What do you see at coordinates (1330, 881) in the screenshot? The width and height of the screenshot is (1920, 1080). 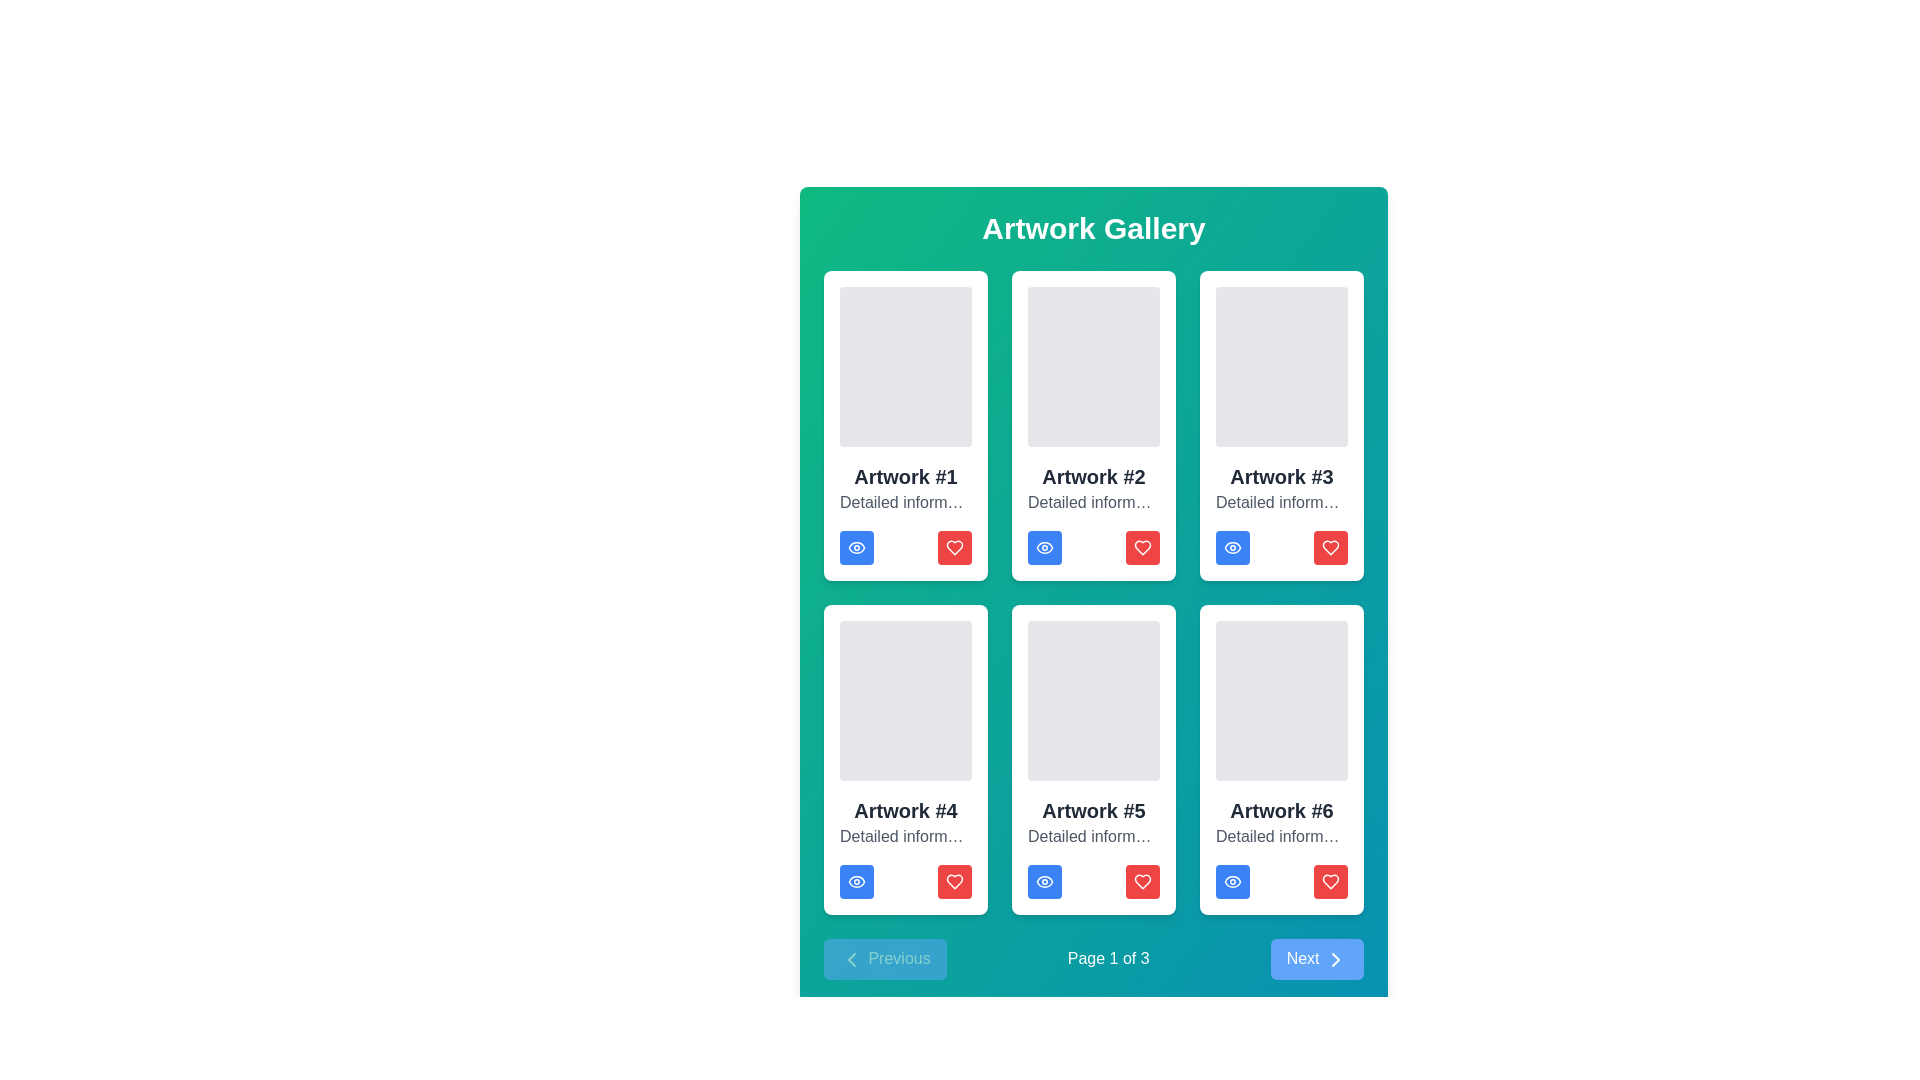 I see `the red heart icon located in the bottom-right corner of the card labeled 'Artwork #5'` at bounding box center [1330, 881].